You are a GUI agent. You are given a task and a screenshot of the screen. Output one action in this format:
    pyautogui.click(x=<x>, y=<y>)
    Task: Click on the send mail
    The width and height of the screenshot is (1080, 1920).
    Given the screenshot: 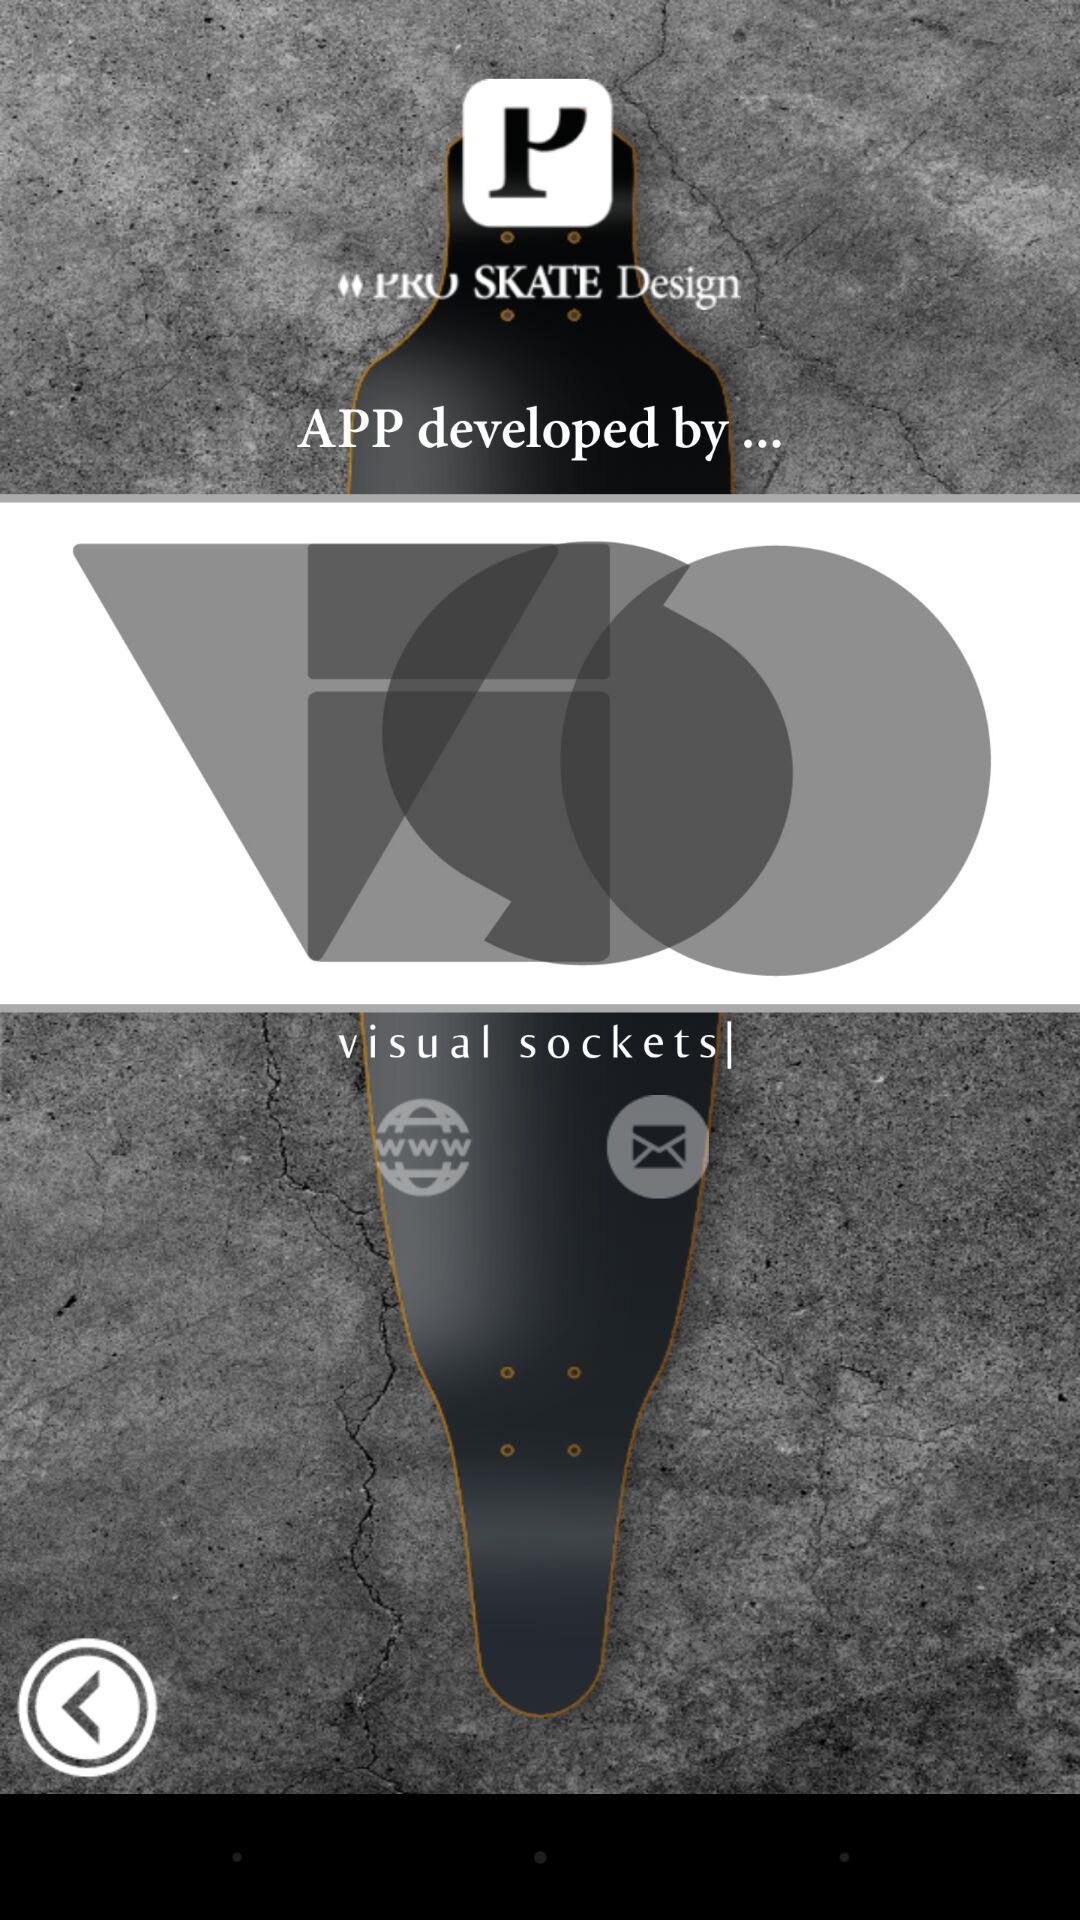 What is the action you would take?
    pyautogui.click(x=656, y=1146)
    